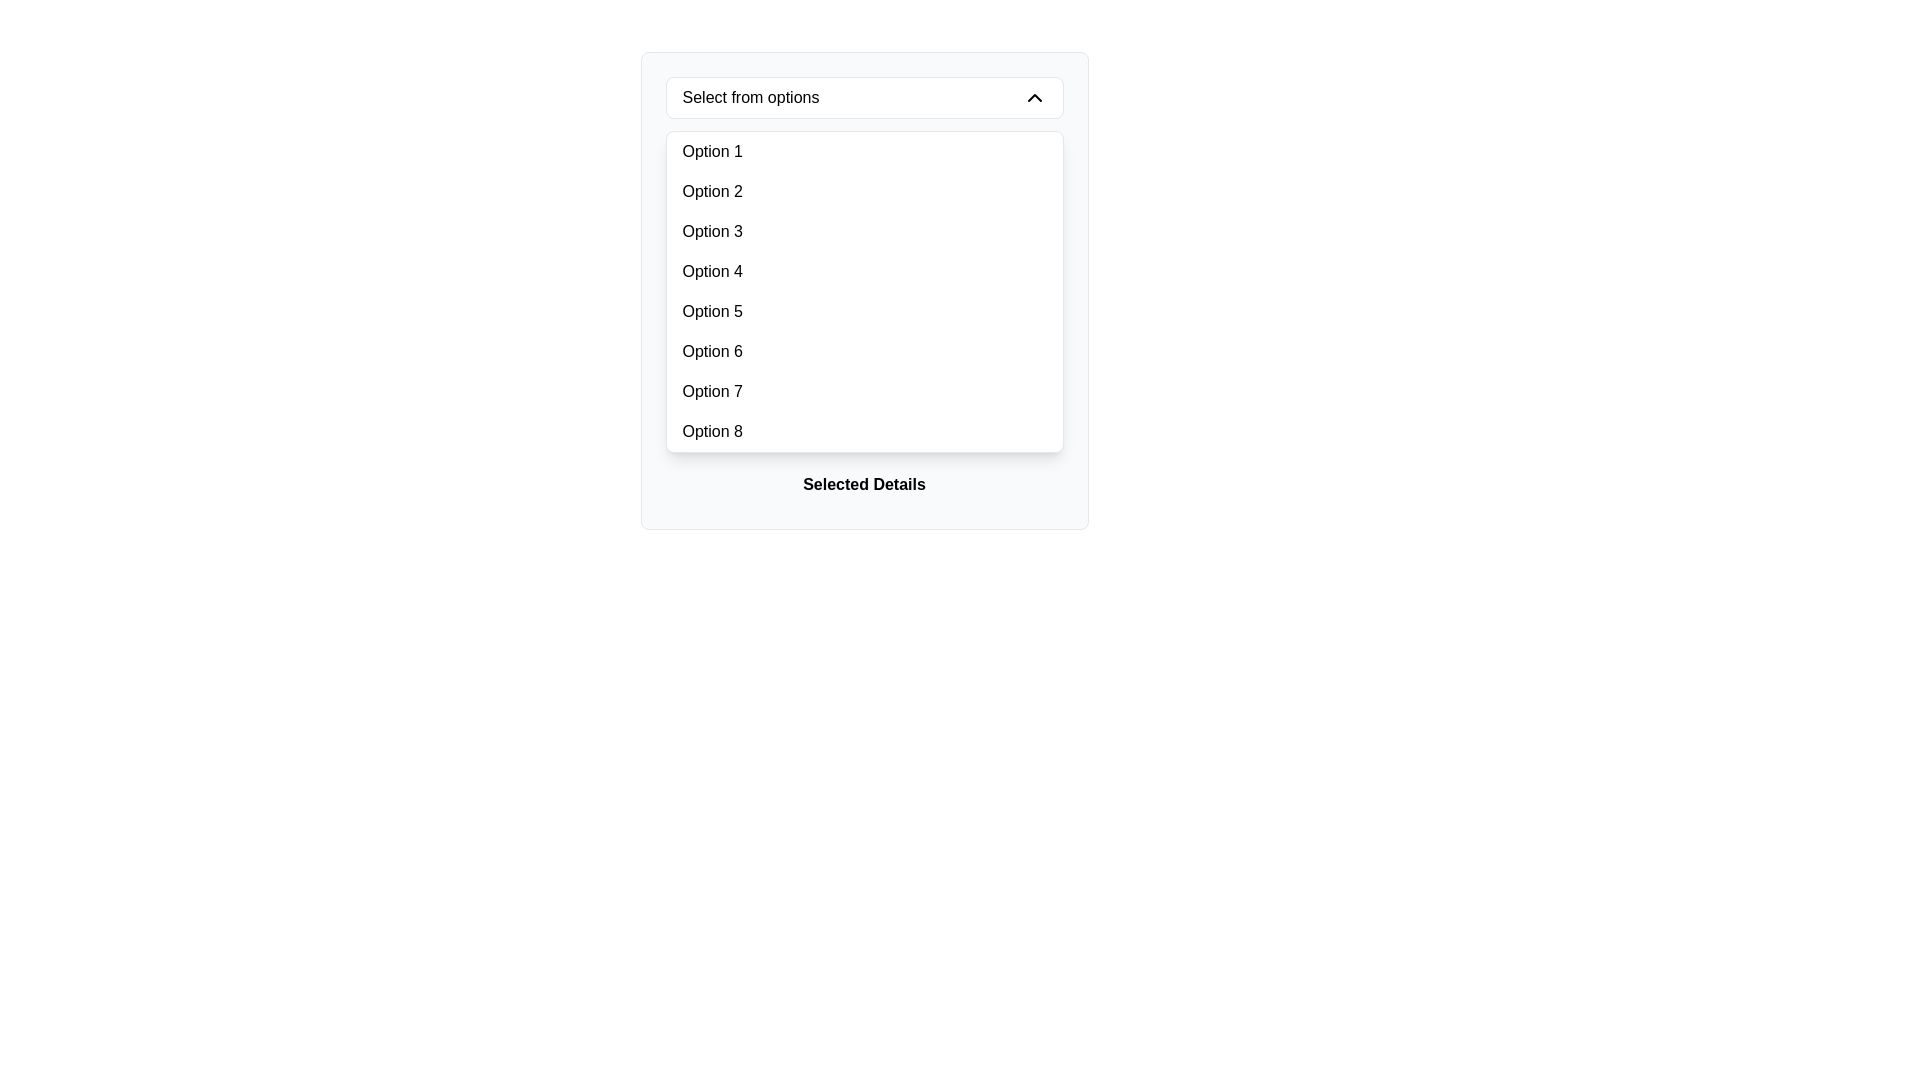 The image size is (1920, 1080). Describe the element at coordinates (712, 150) in the screenshot. I see `the first option 'Option 1' in the dropdown menu` at that location.